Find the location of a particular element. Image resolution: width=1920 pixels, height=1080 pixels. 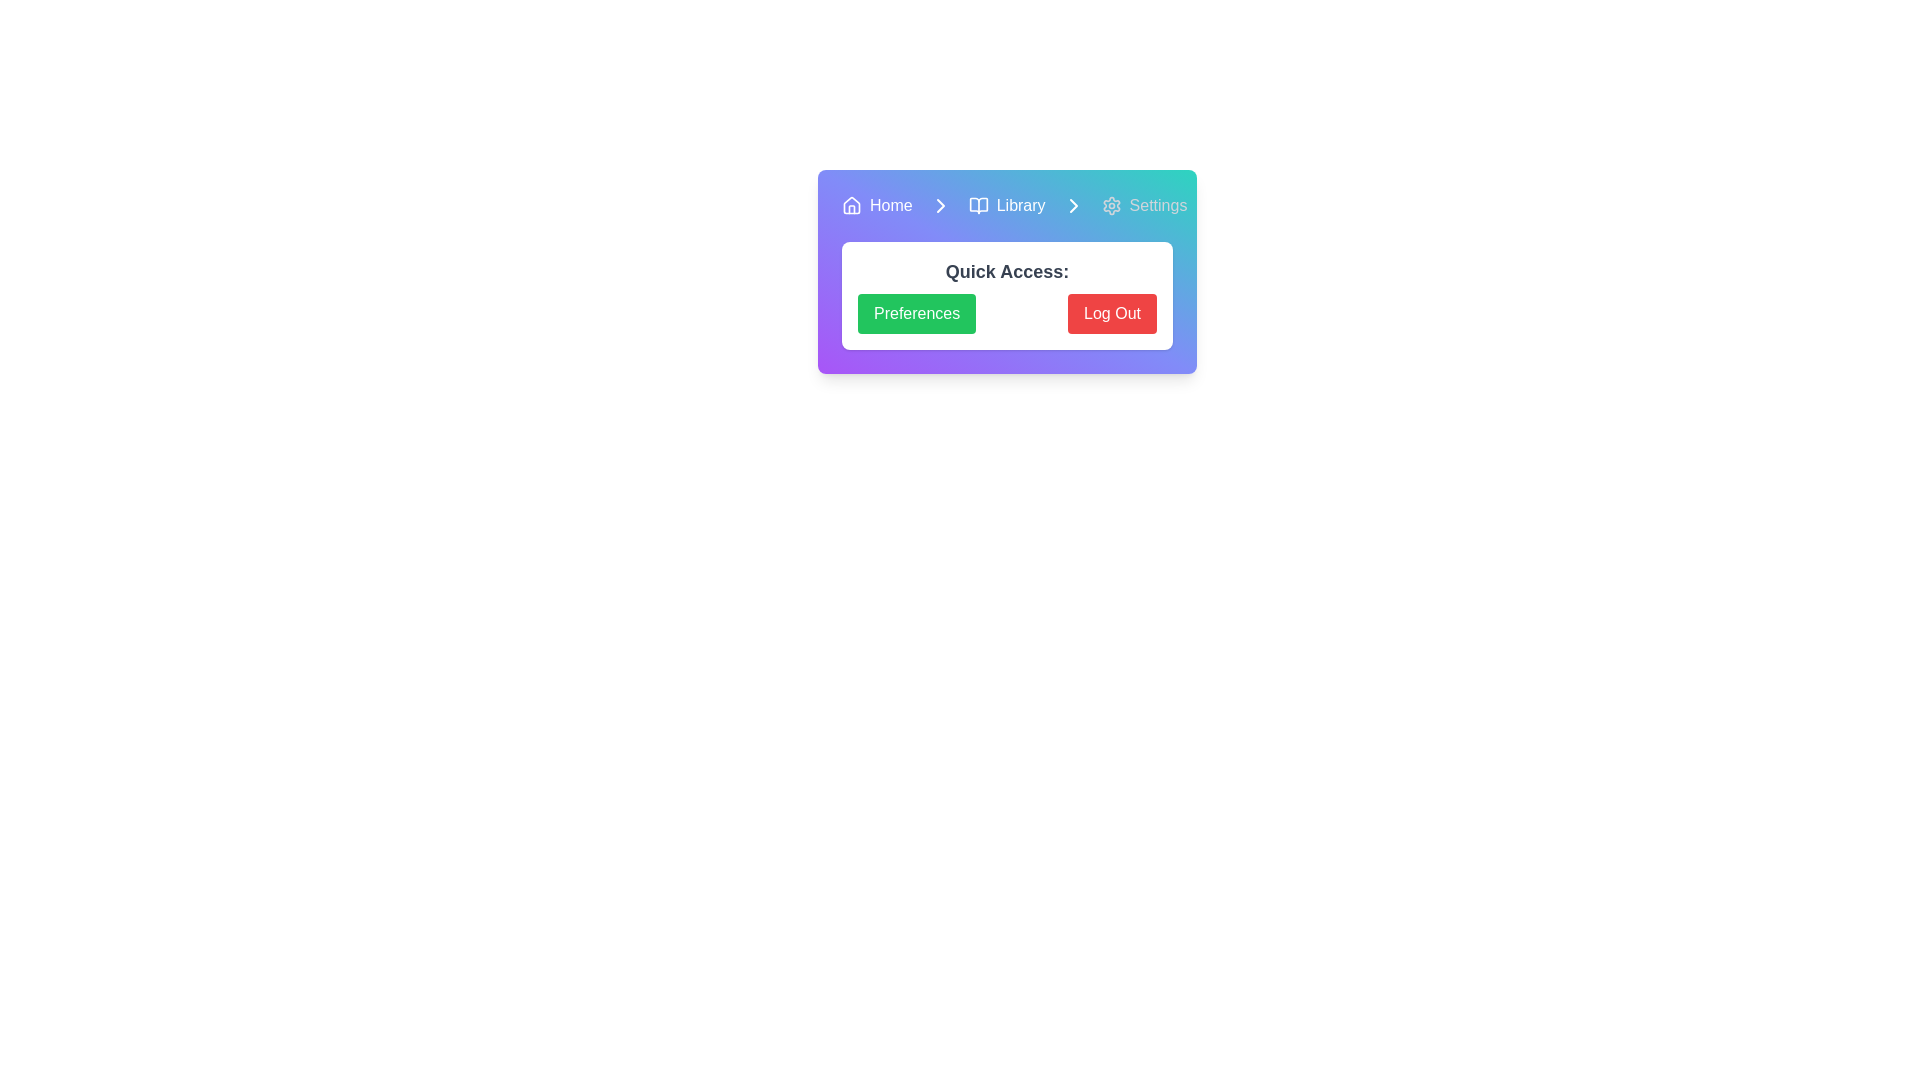

the progression indicator icon located to the right of the 'Home' label in the top navigation bar is located at coordinates (939, 205).